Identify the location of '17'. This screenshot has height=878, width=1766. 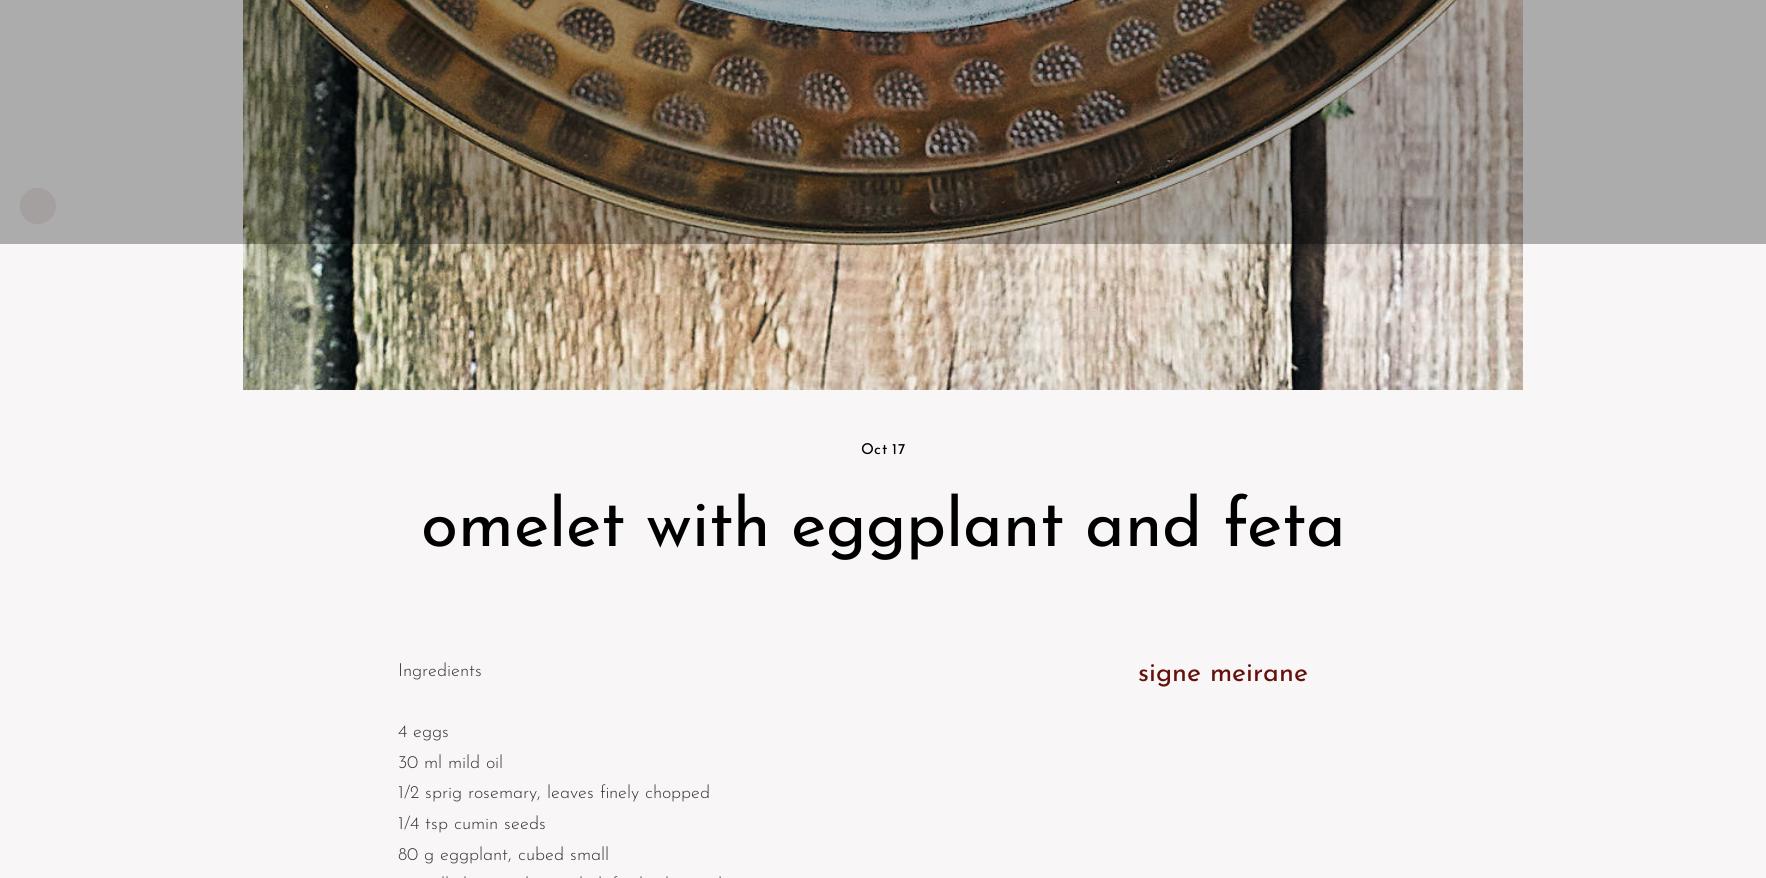
(897, 448).